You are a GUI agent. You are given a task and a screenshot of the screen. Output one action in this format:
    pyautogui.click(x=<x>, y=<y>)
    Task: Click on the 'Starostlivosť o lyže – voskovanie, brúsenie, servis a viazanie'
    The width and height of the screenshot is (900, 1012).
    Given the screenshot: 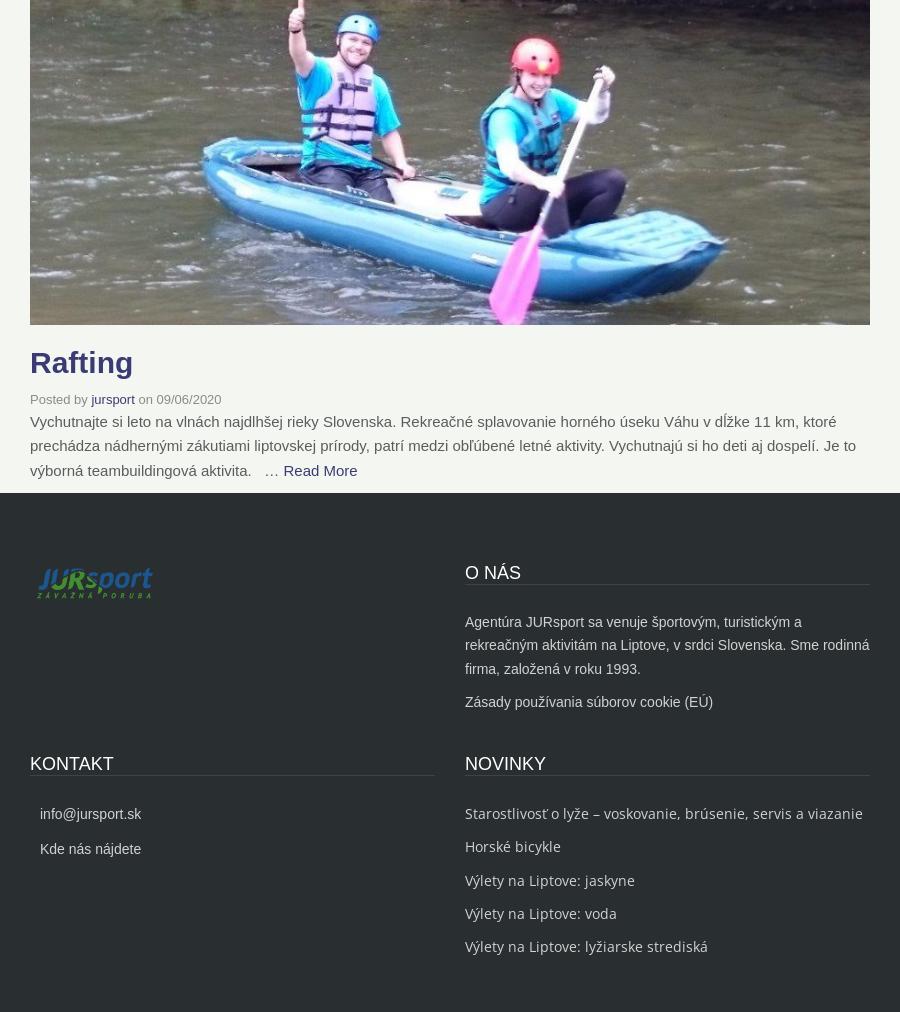 What is the action you would take?
    pyautogui.click(x=664, y=812)
    